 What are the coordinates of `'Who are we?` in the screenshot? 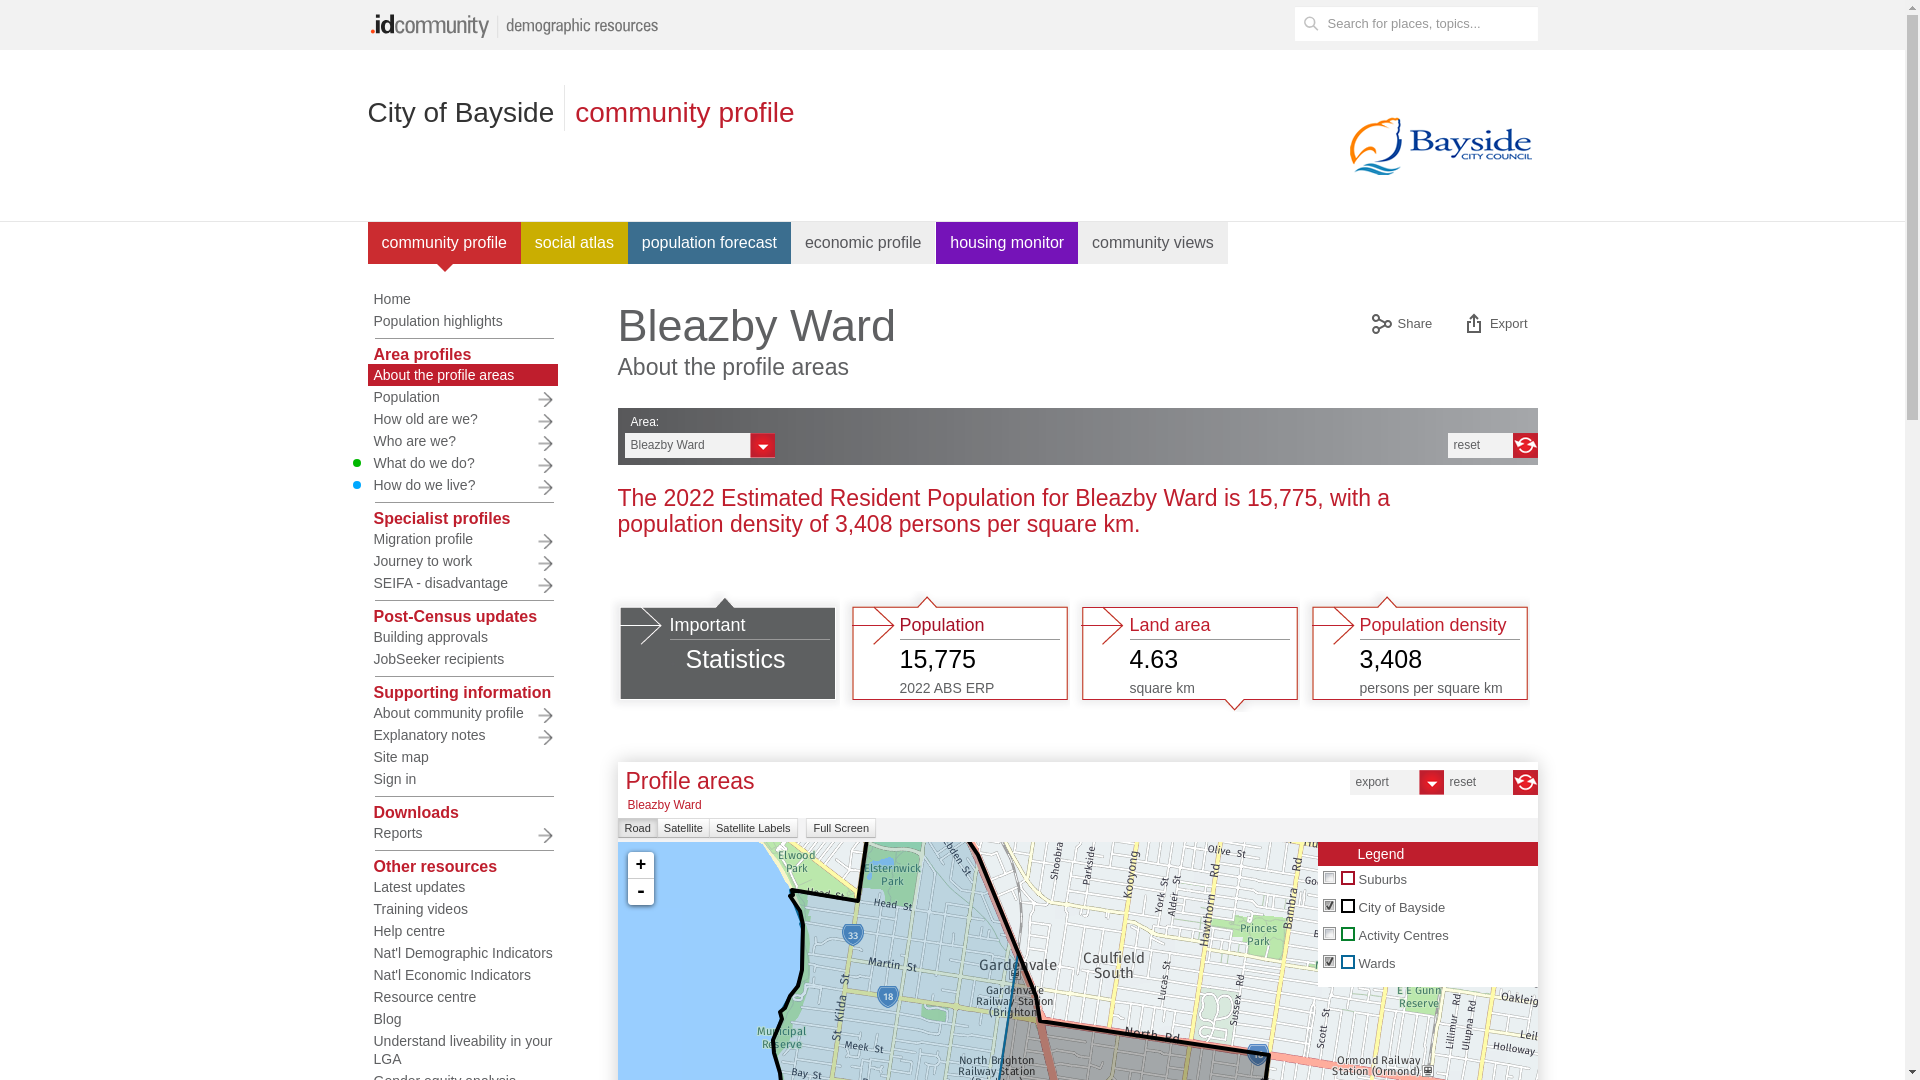 It's located at (461, 439).